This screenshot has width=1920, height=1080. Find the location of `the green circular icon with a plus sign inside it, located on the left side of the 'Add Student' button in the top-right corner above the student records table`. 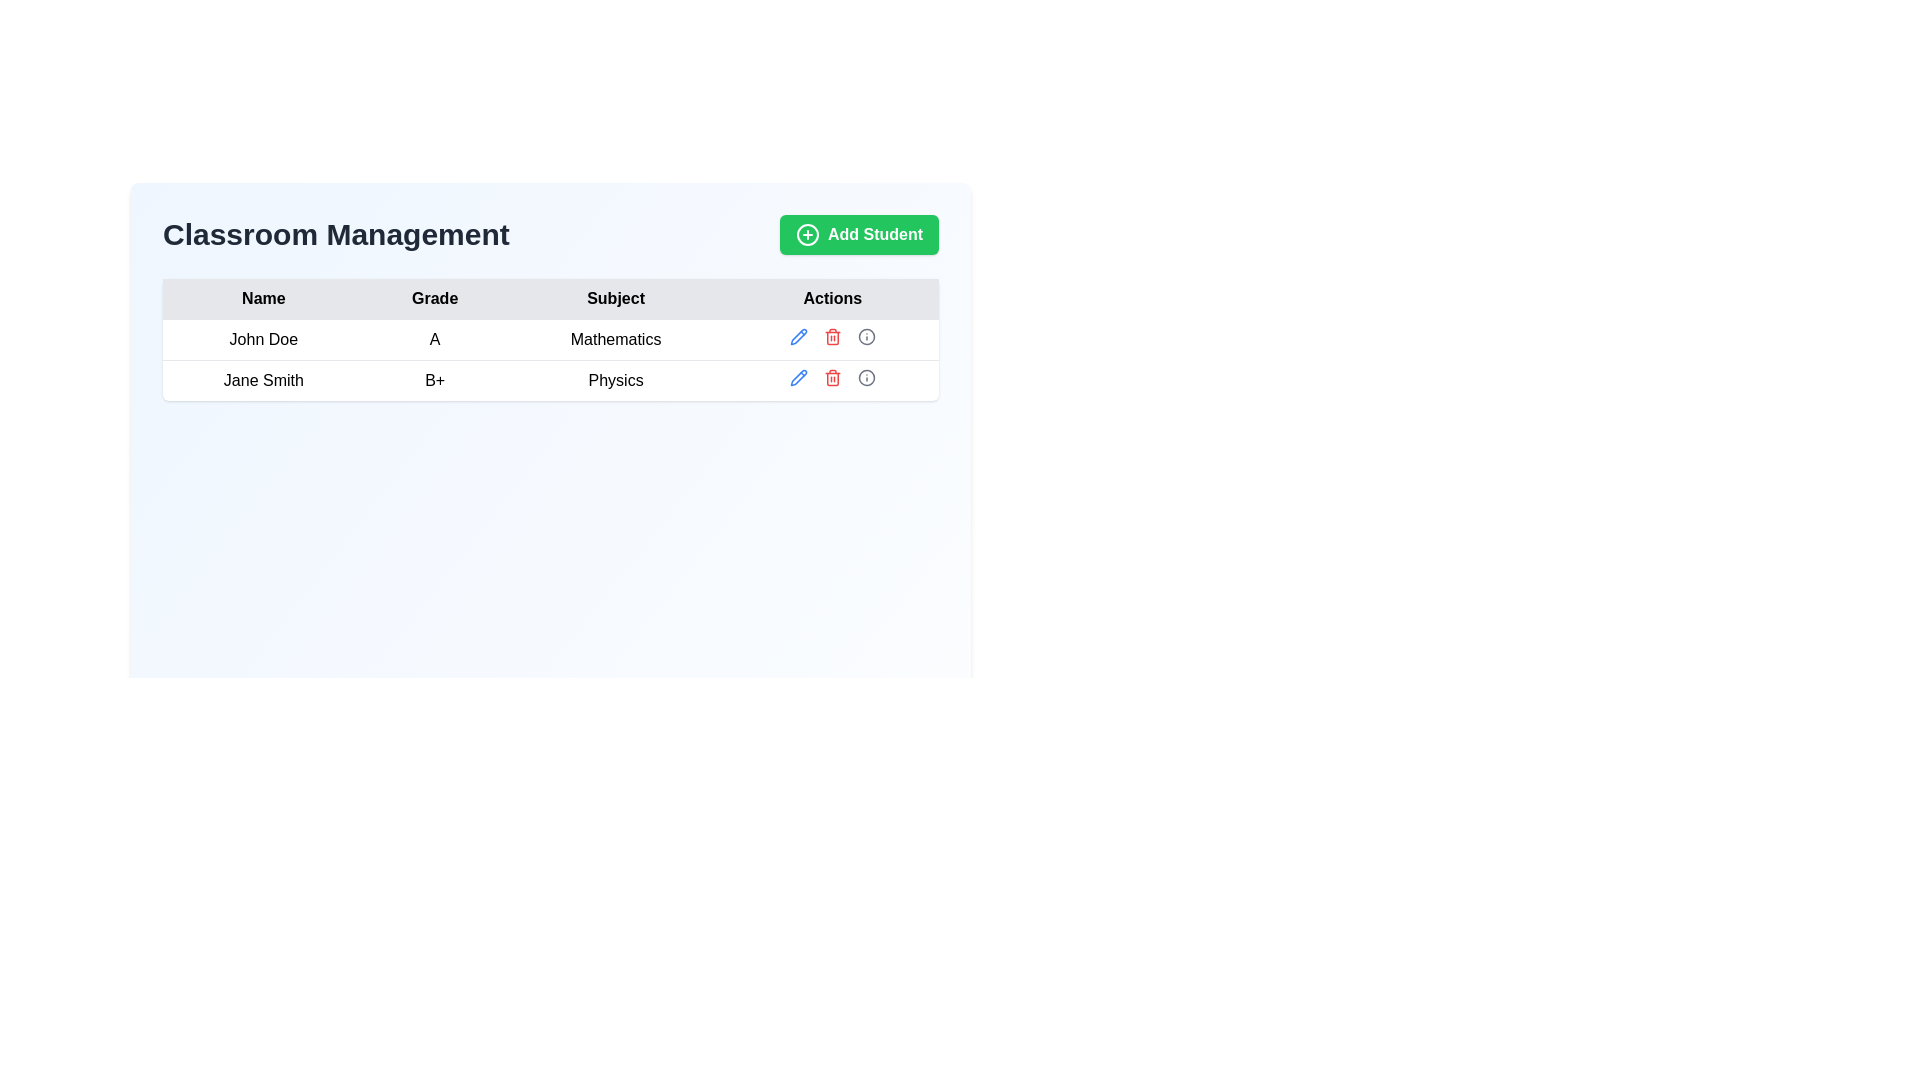

the green circular icon with a plus sign inside it, located on the left side of the 'Add Student' button in the top-right corner above the student records table is located at coordinates (807, 234).